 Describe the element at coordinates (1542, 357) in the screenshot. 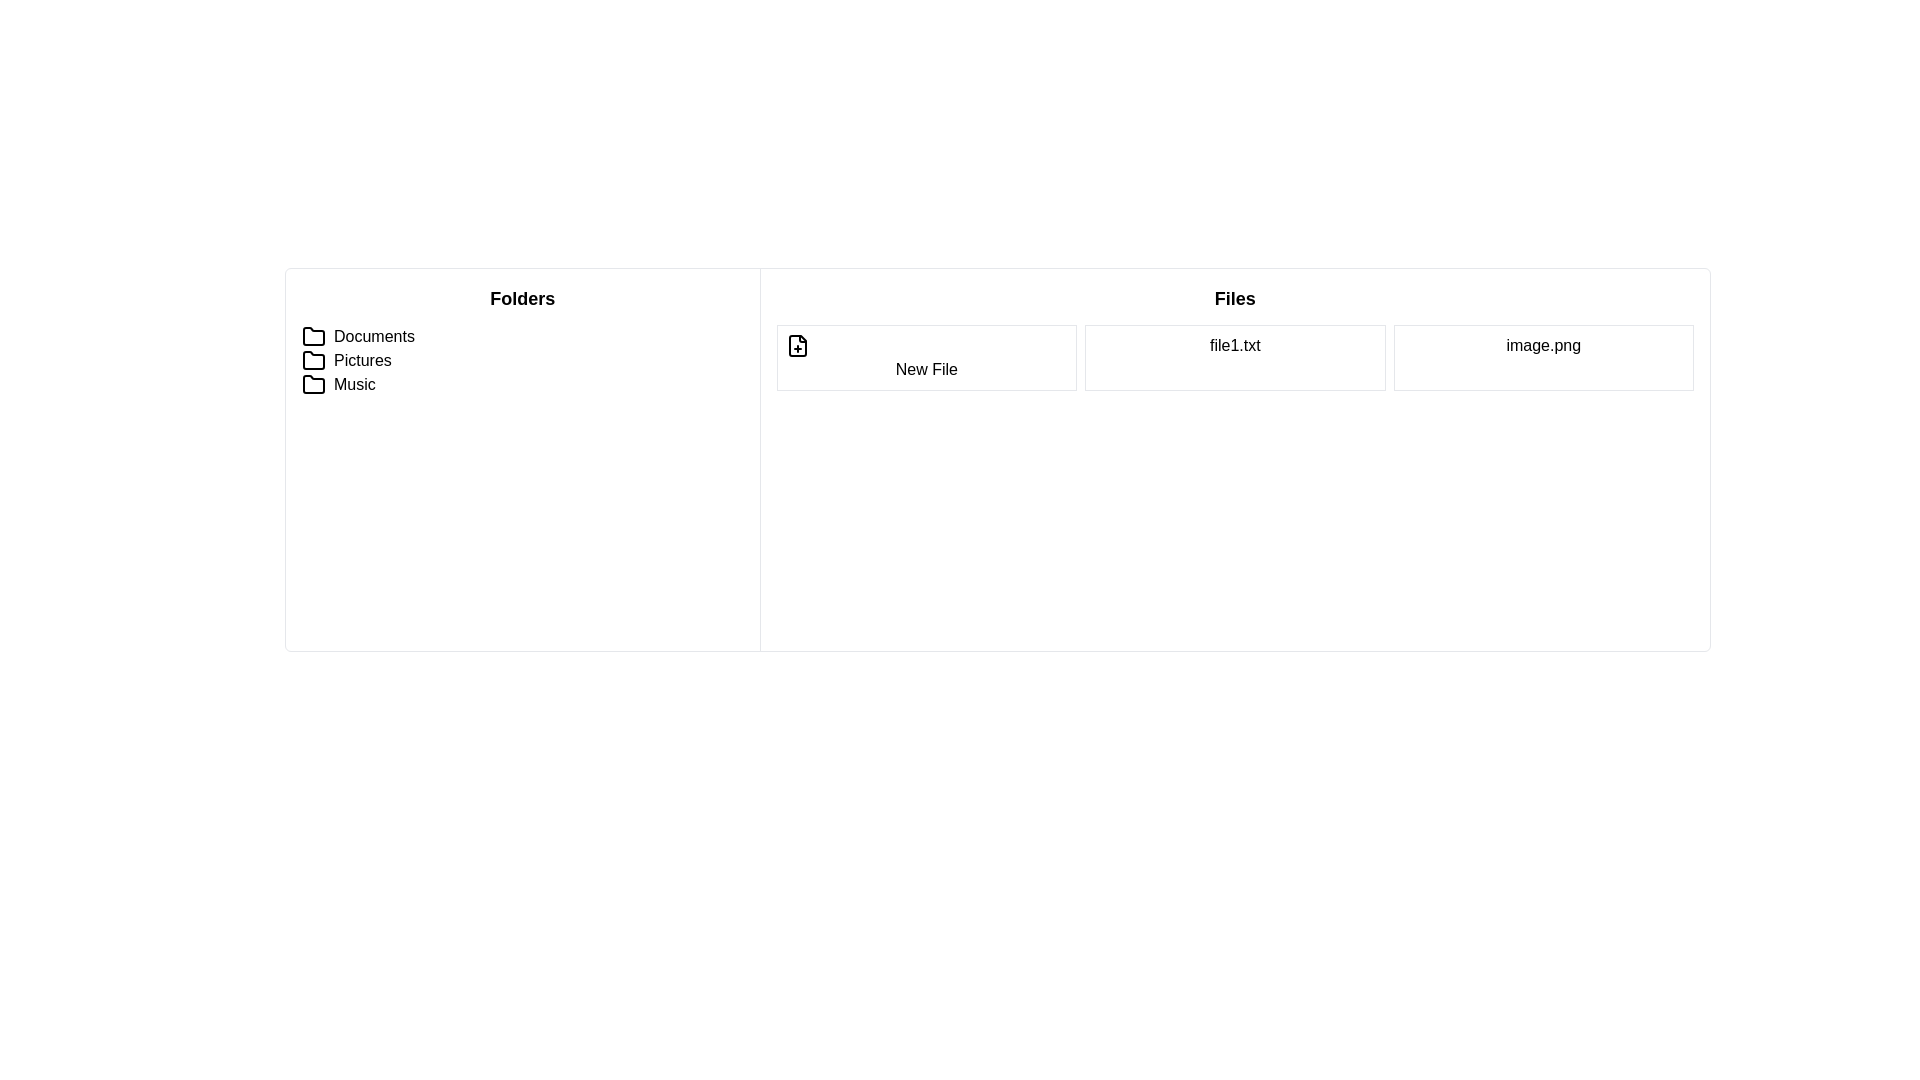

I see `the text label representing the file named 'image.png' located in the rightmost position of the grid under the 'Files' section` at that location.